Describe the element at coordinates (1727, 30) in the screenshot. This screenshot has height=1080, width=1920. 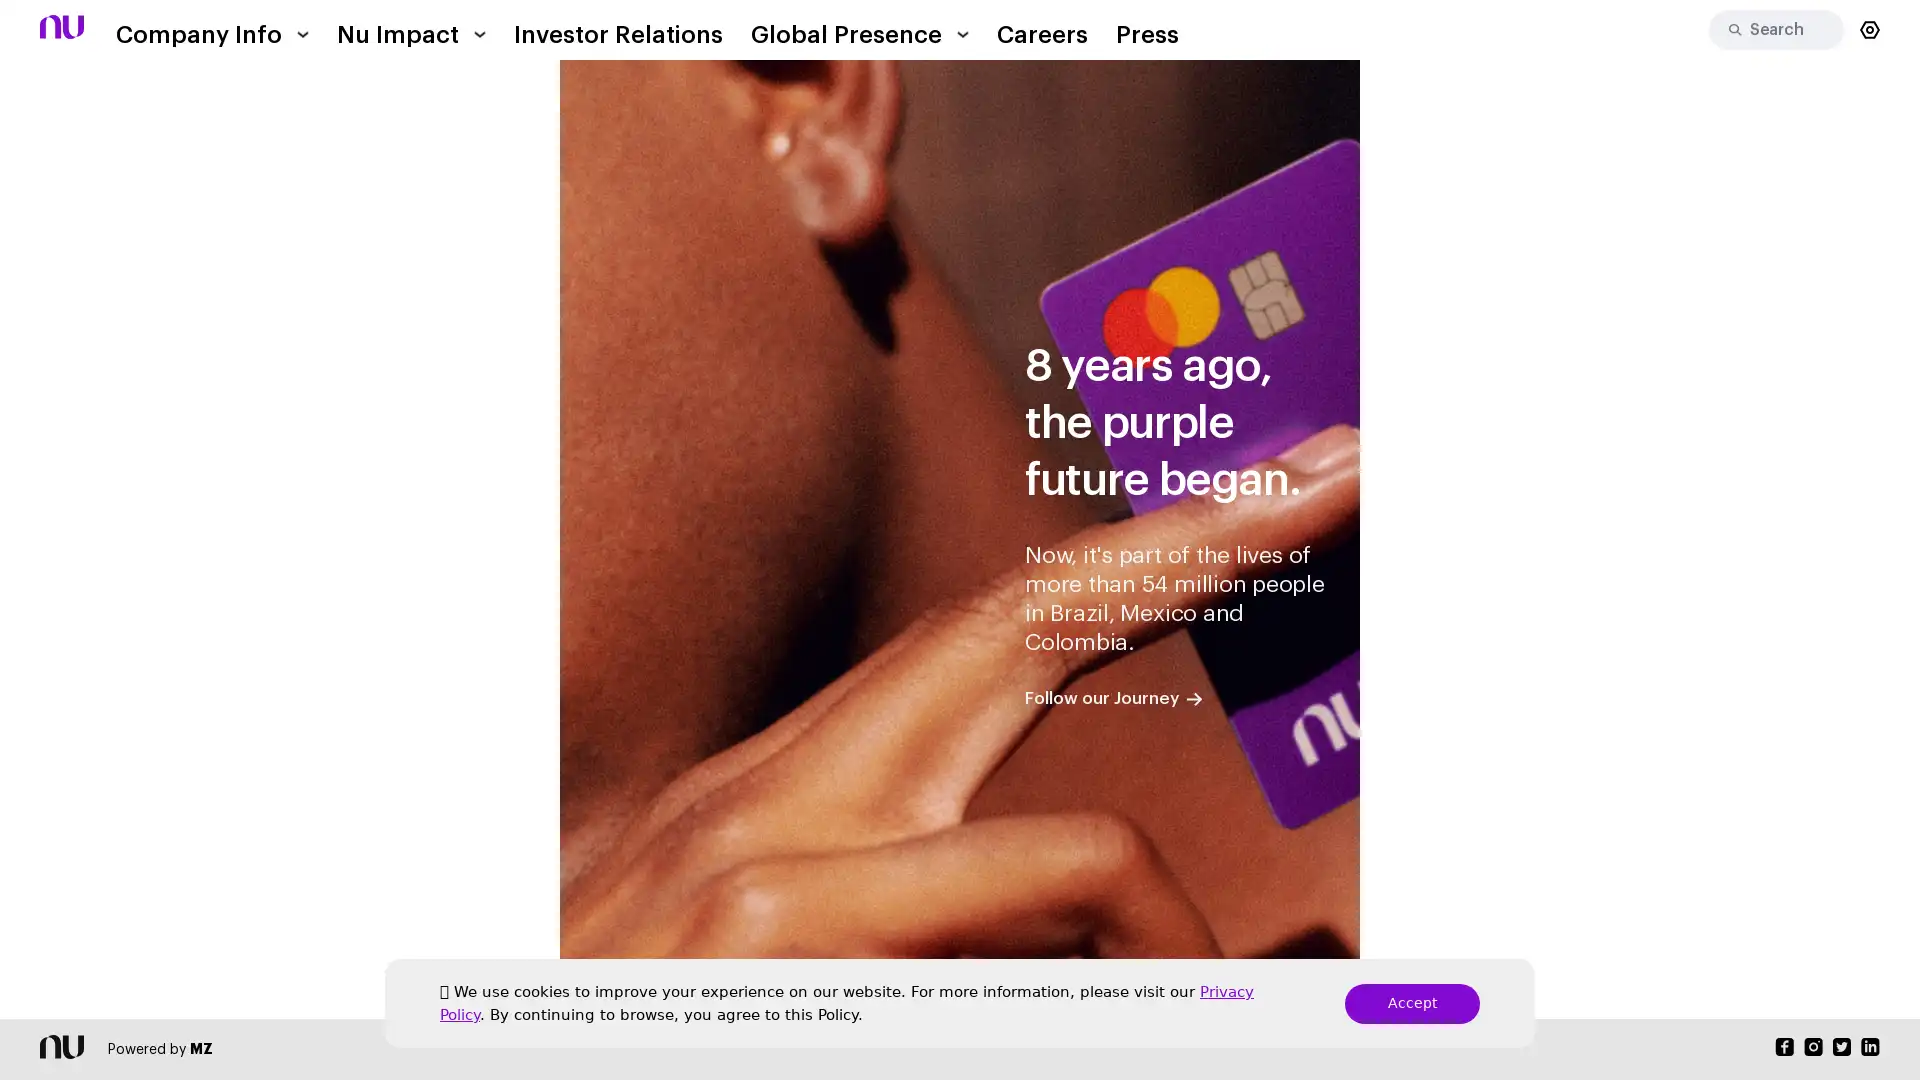
I see `Search` at that location.